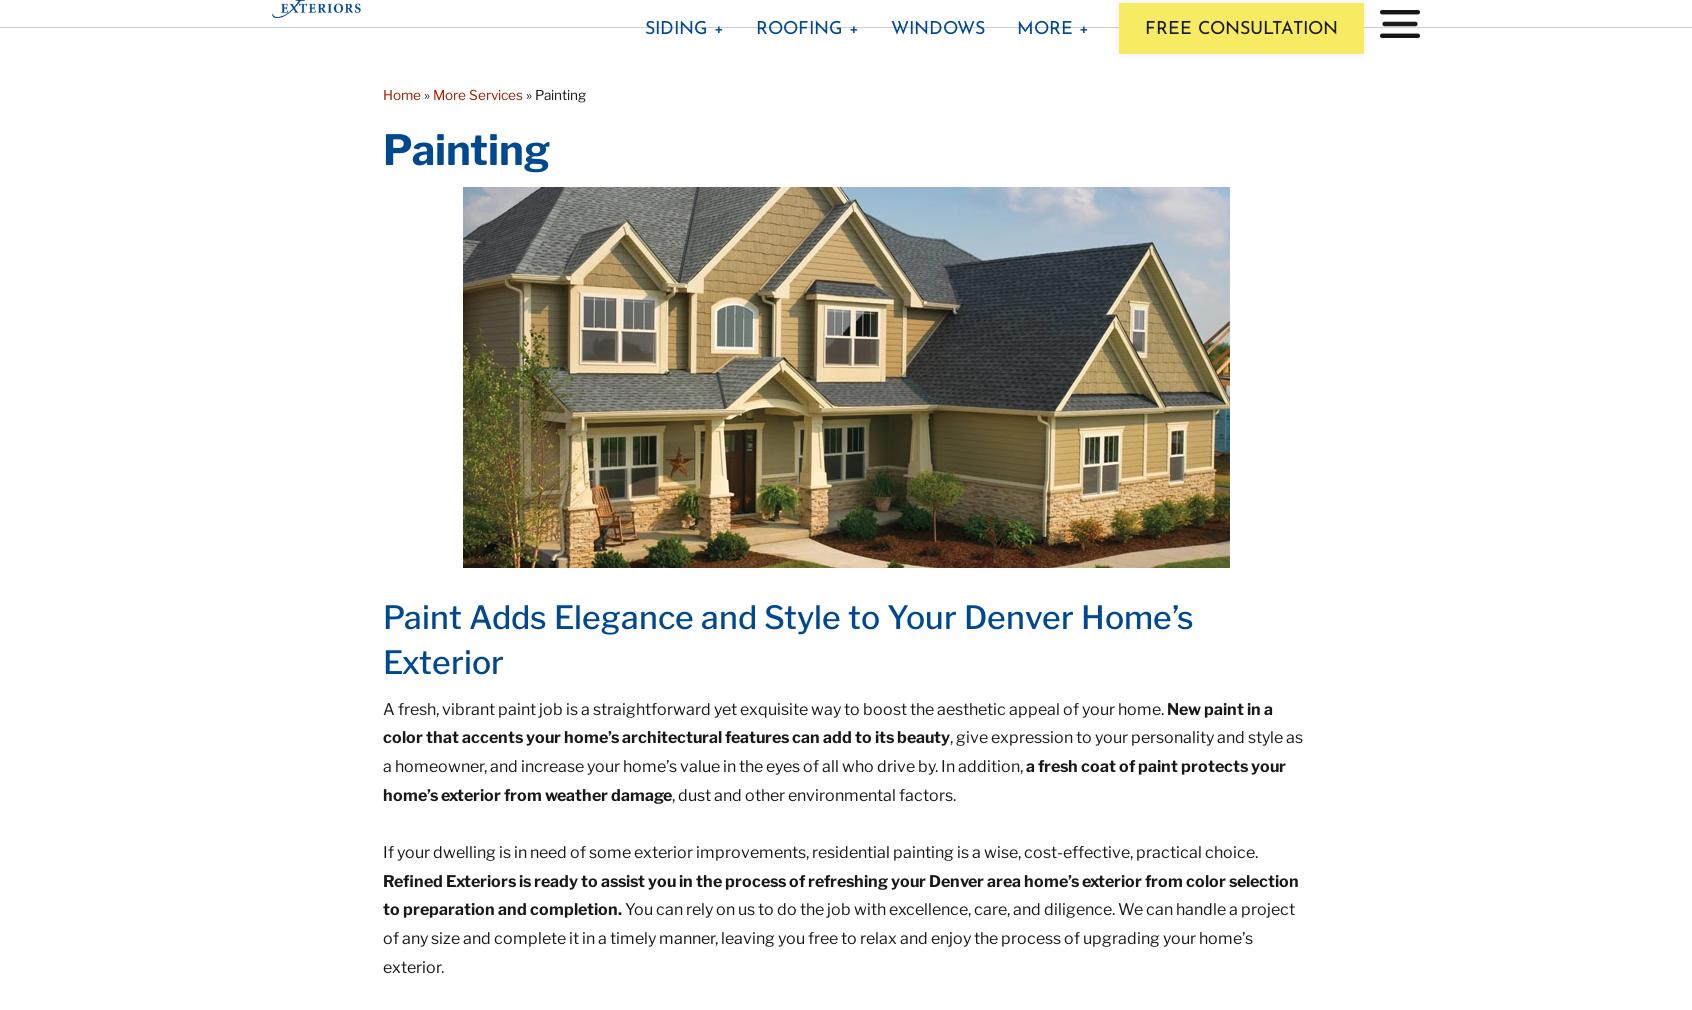 This screenshot has height=1010, width=1692. Describe the element at coordinates (640, 115) in the screenshot. I see `'Fiber Cement Siding'` at that location.